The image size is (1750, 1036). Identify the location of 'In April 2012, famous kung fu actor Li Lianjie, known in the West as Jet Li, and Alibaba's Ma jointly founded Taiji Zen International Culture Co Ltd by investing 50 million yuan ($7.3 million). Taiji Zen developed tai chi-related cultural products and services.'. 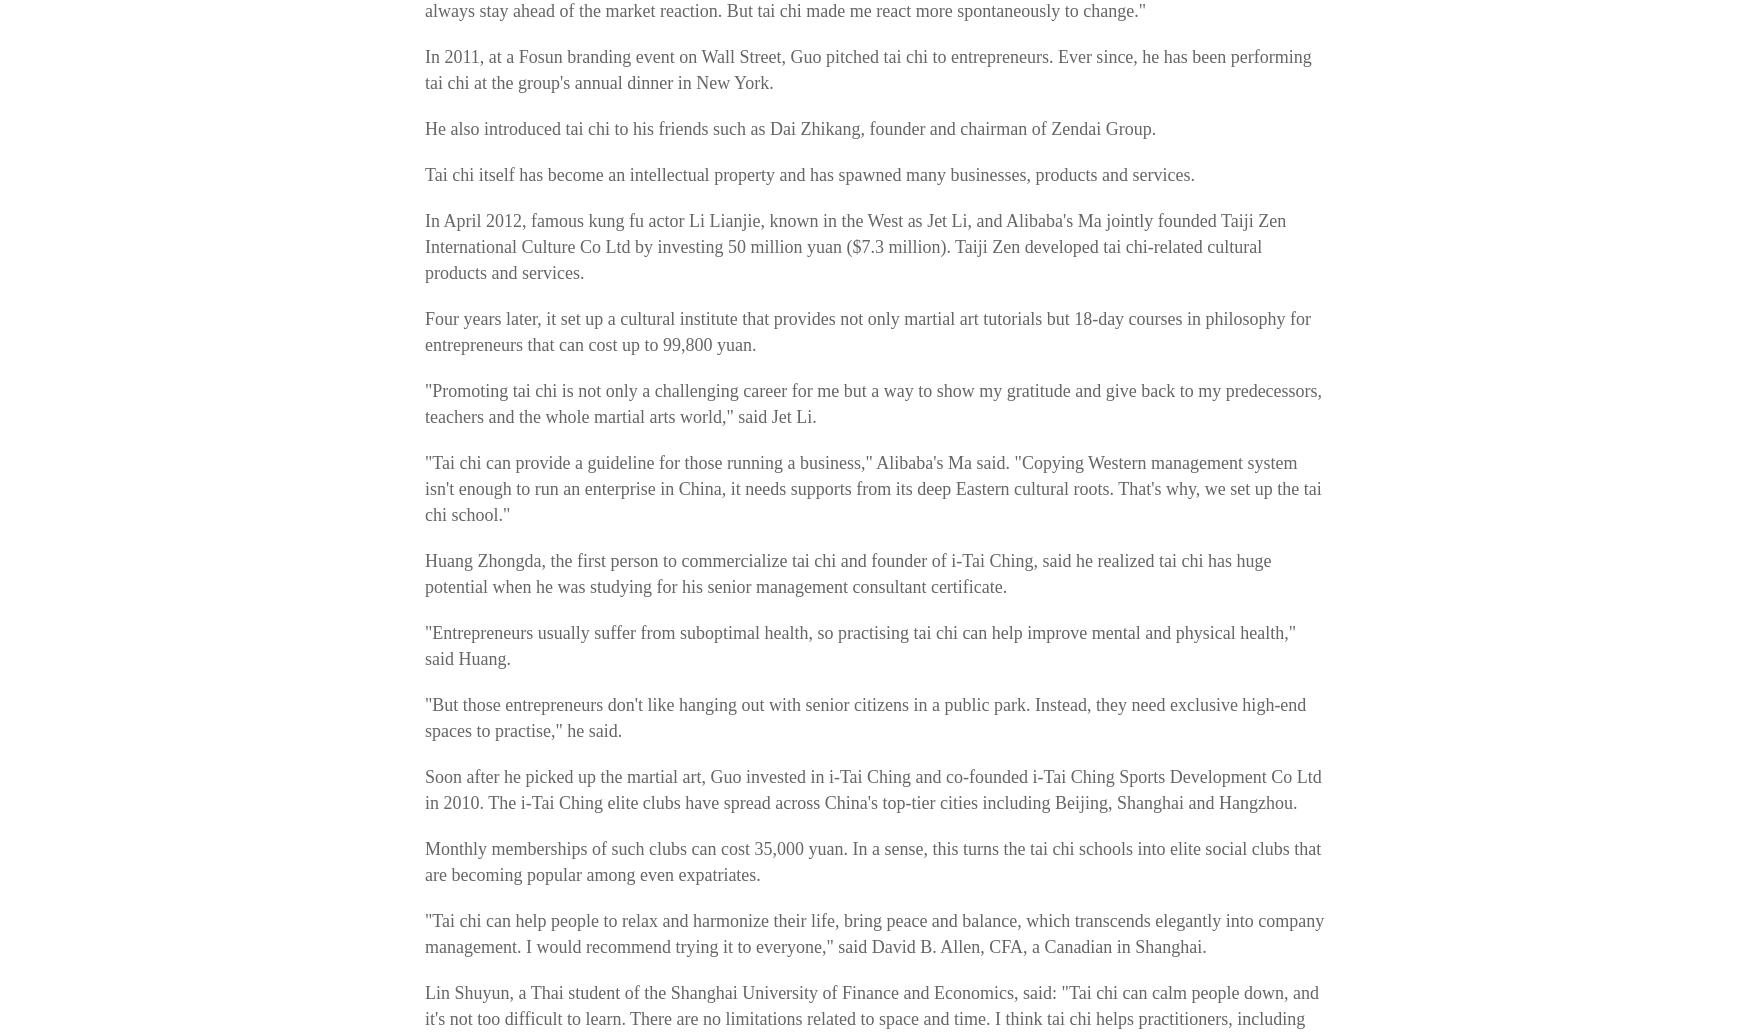
(424, 246).